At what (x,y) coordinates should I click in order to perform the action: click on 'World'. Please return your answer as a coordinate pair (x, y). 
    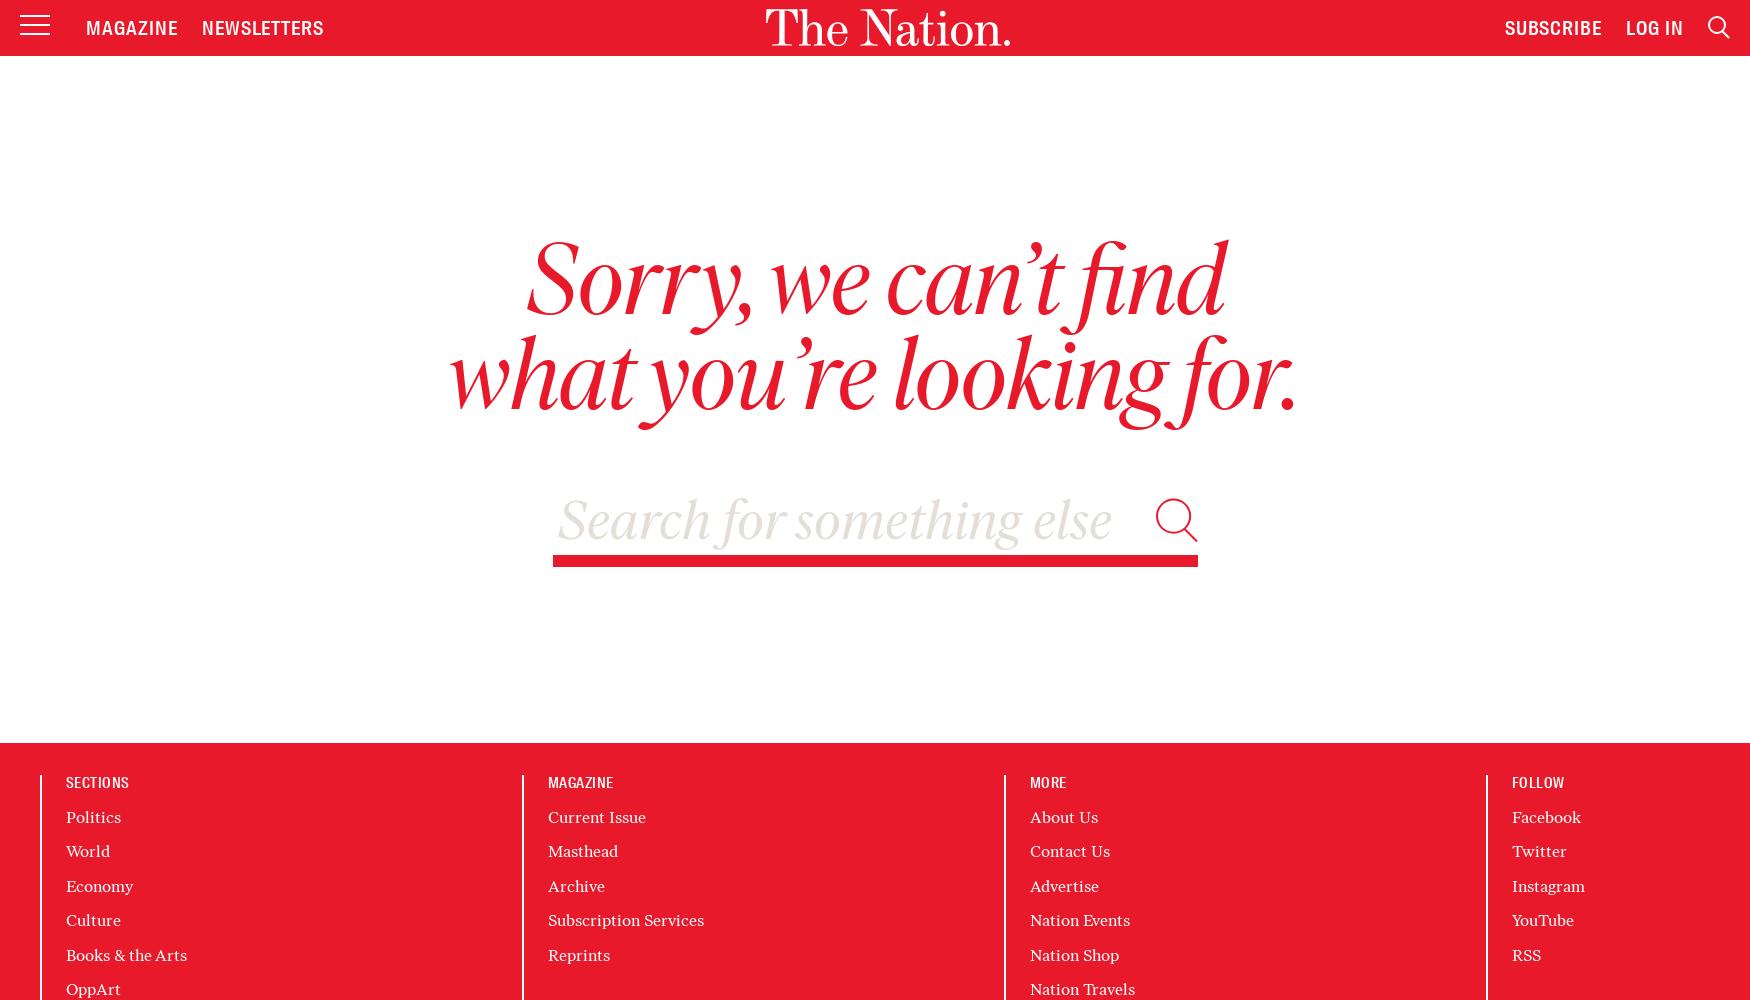
    Looking at the image, I should click on (65, 850).